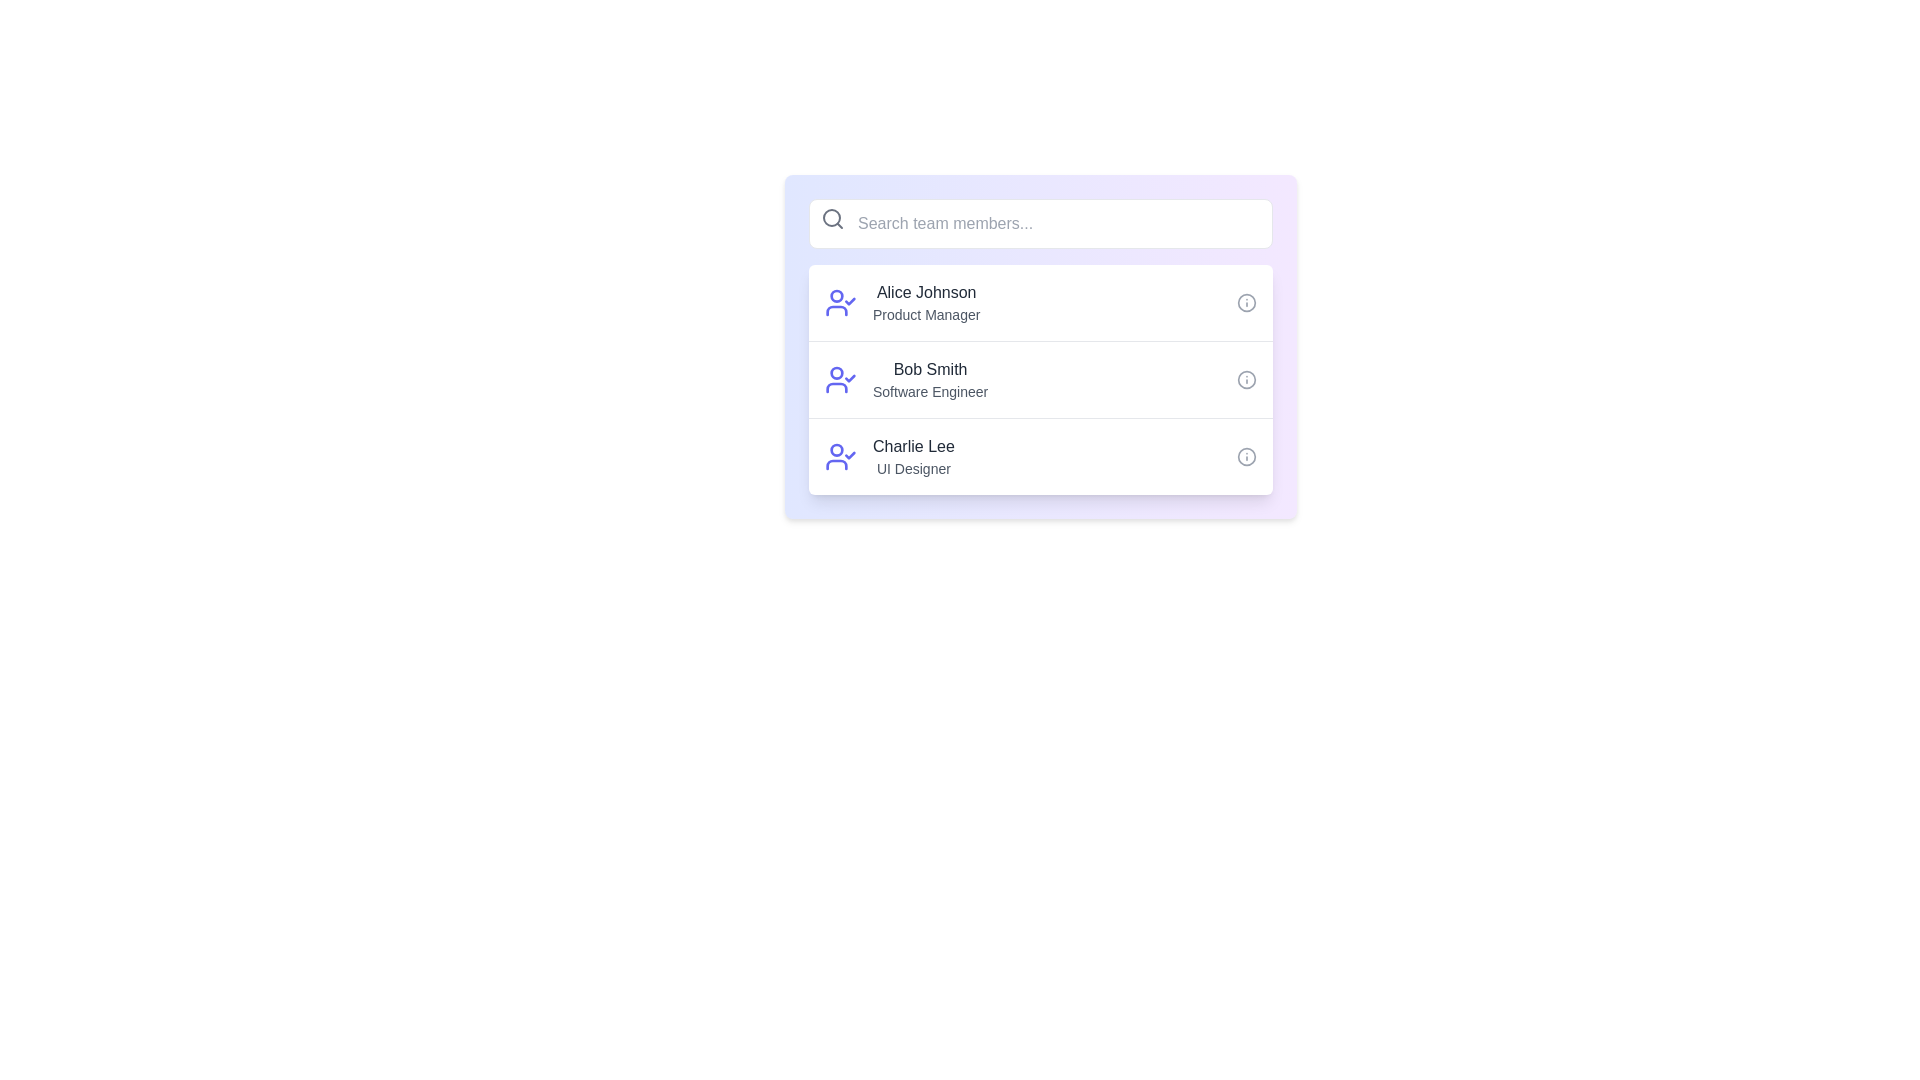 The height and width of the screenshot is (1080, 1920). What do you see at coordinates (840, 303) in the screenshot?
I see `the status represented by the verified user profile icon located to the left of 'Alice Johnson Product Manager'` at bounding box center [840, 303].